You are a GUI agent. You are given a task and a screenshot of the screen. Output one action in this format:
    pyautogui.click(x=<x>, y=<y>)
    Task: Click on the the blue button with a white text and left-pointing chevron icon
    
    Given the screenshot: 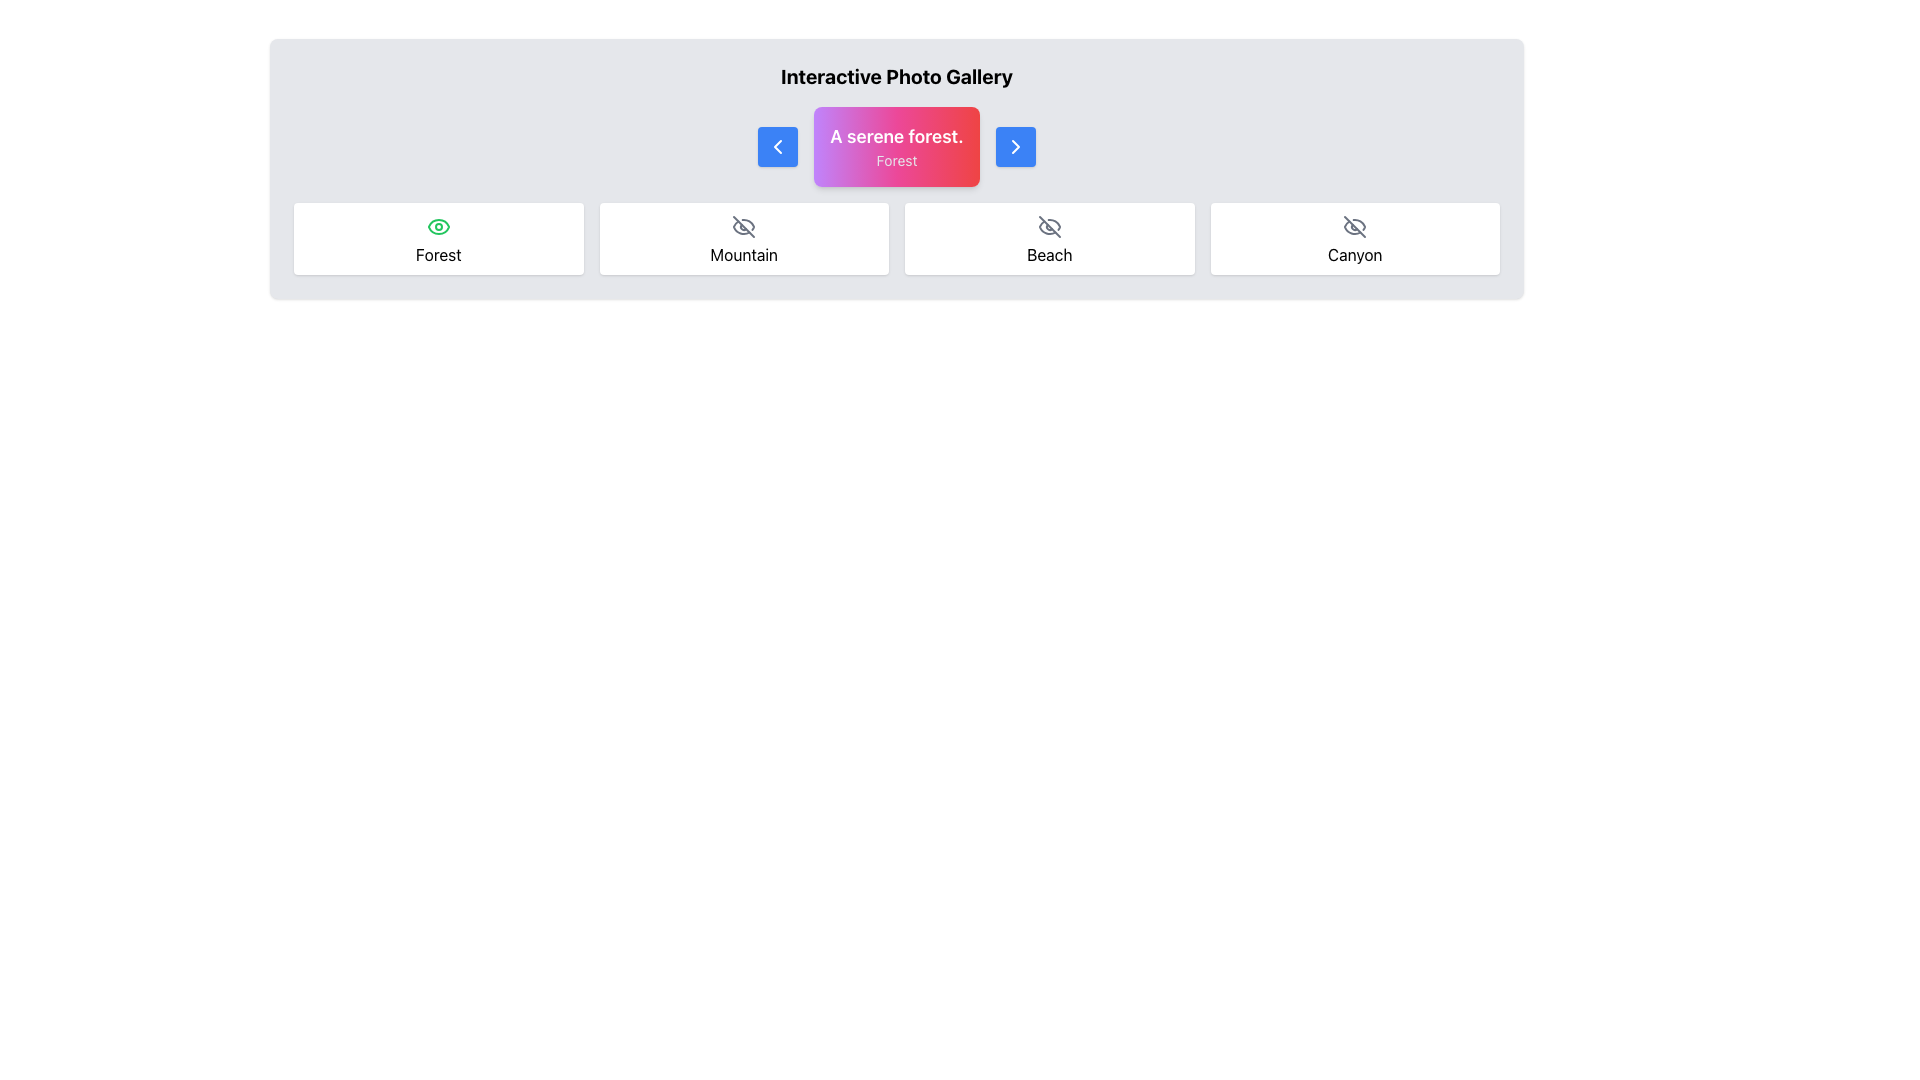 What is the action you would take?
    pyautogui.click(x=777, y=145)
    